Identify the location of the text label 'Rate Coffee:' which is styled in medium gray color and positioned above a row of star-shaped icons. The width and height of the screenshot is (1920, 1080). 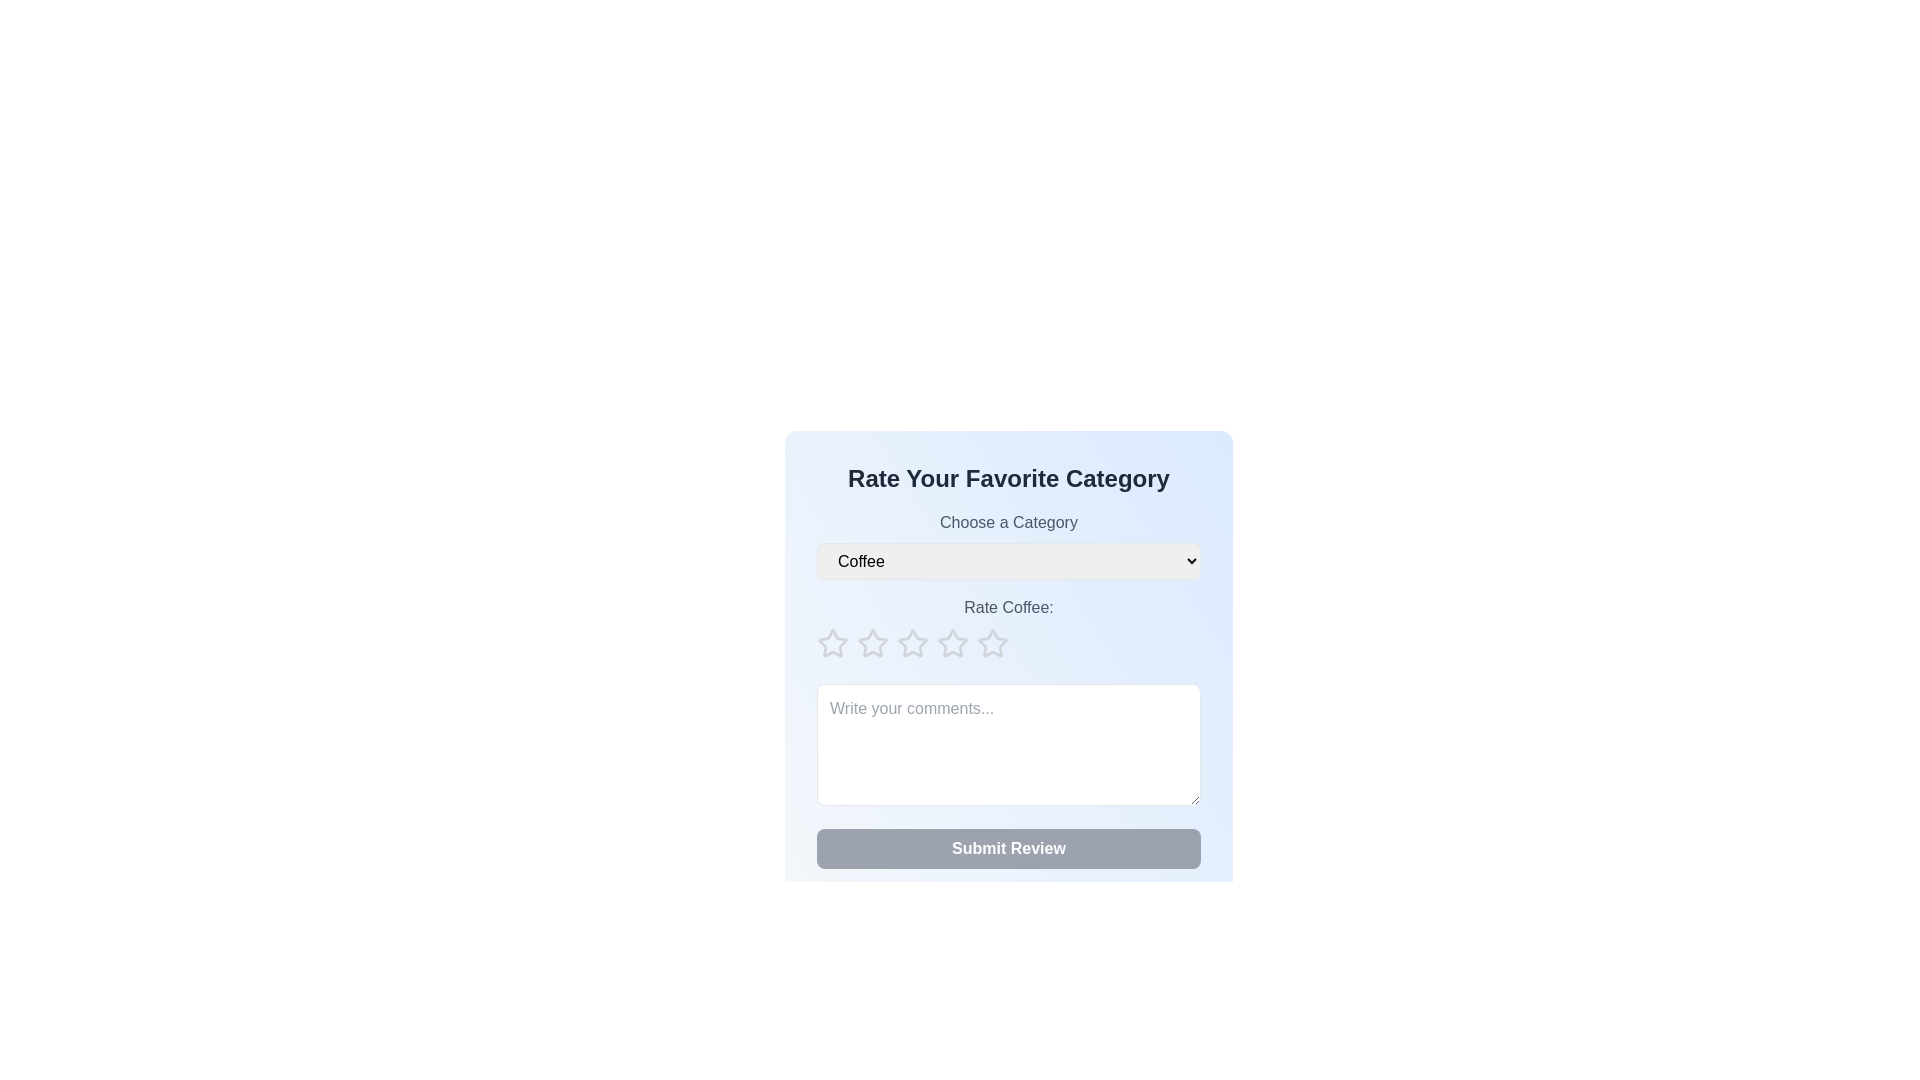
(1008, 607).